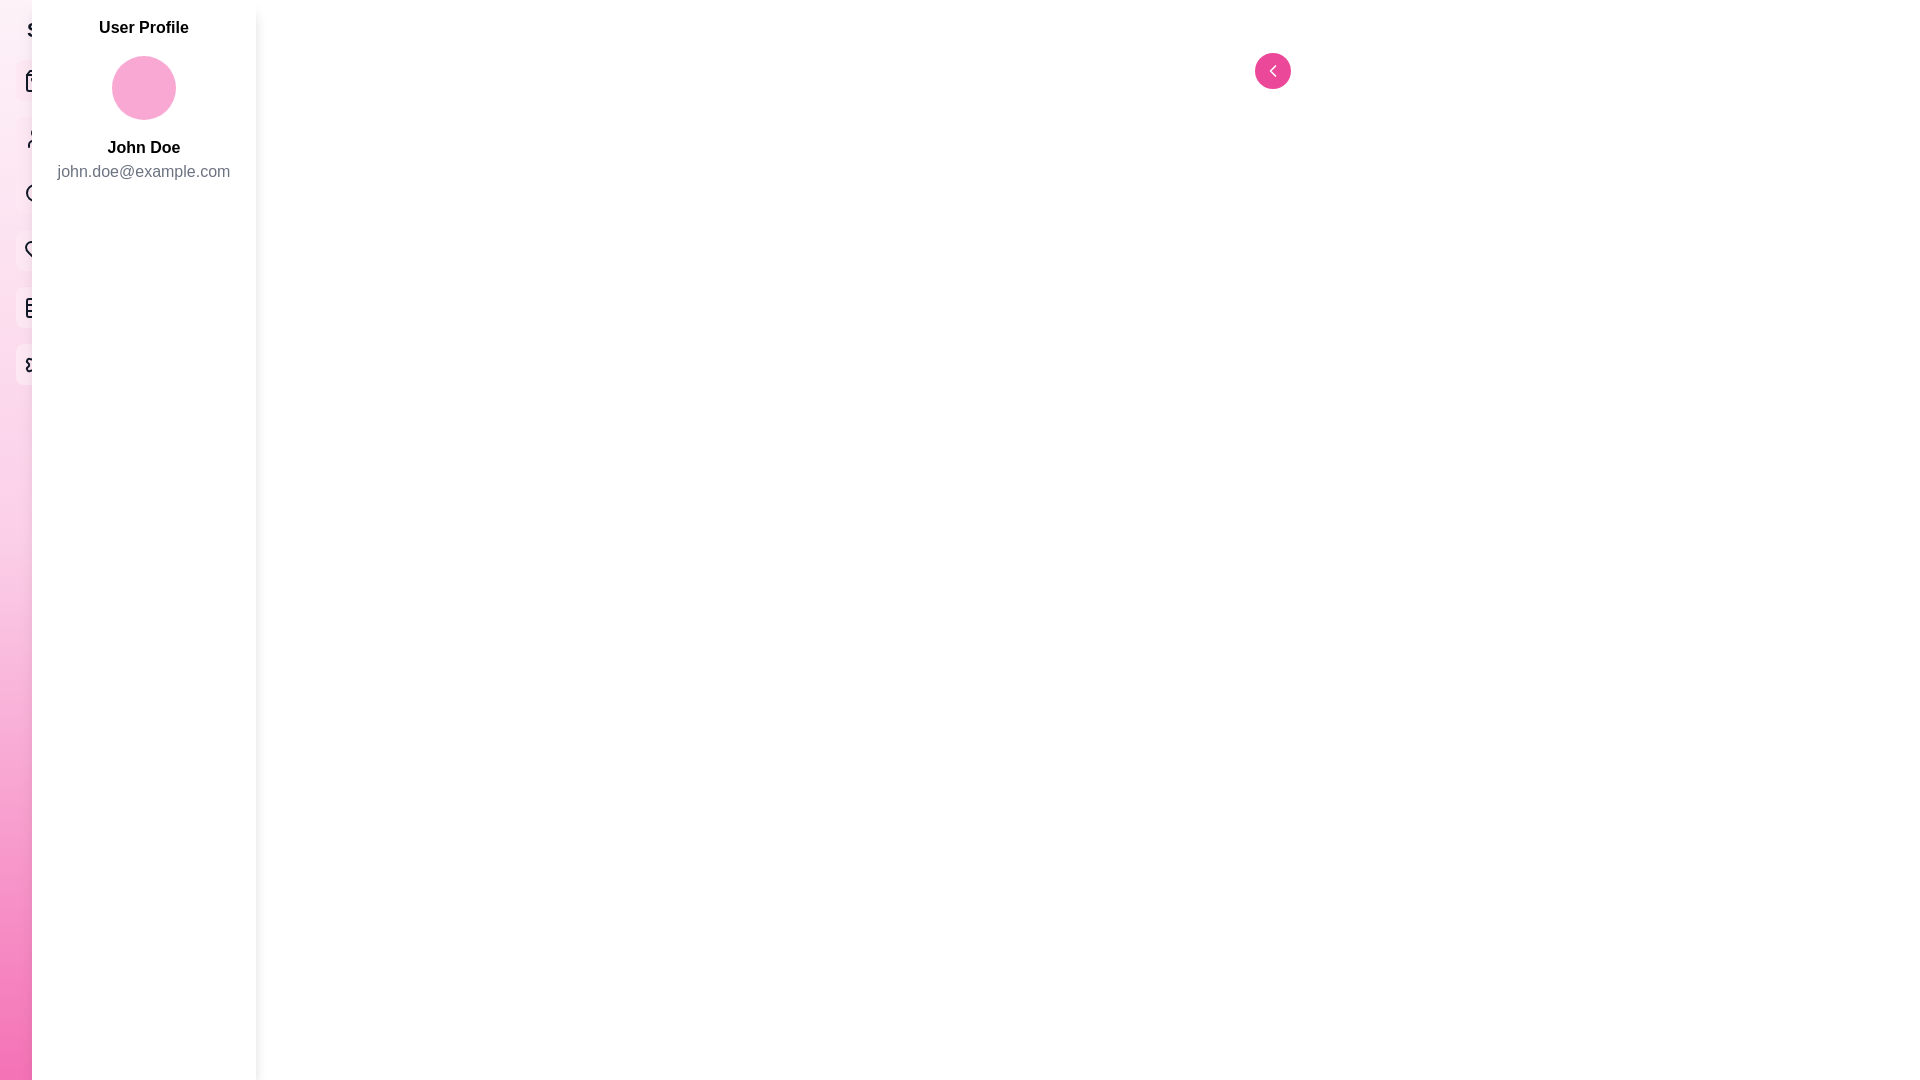 Image resolution: width=1920 pixels, height=1080 pixels. I want to click on text content 'John Doe' from the Text Display element located vertically under the circular avatar icon, so click(143, 146).